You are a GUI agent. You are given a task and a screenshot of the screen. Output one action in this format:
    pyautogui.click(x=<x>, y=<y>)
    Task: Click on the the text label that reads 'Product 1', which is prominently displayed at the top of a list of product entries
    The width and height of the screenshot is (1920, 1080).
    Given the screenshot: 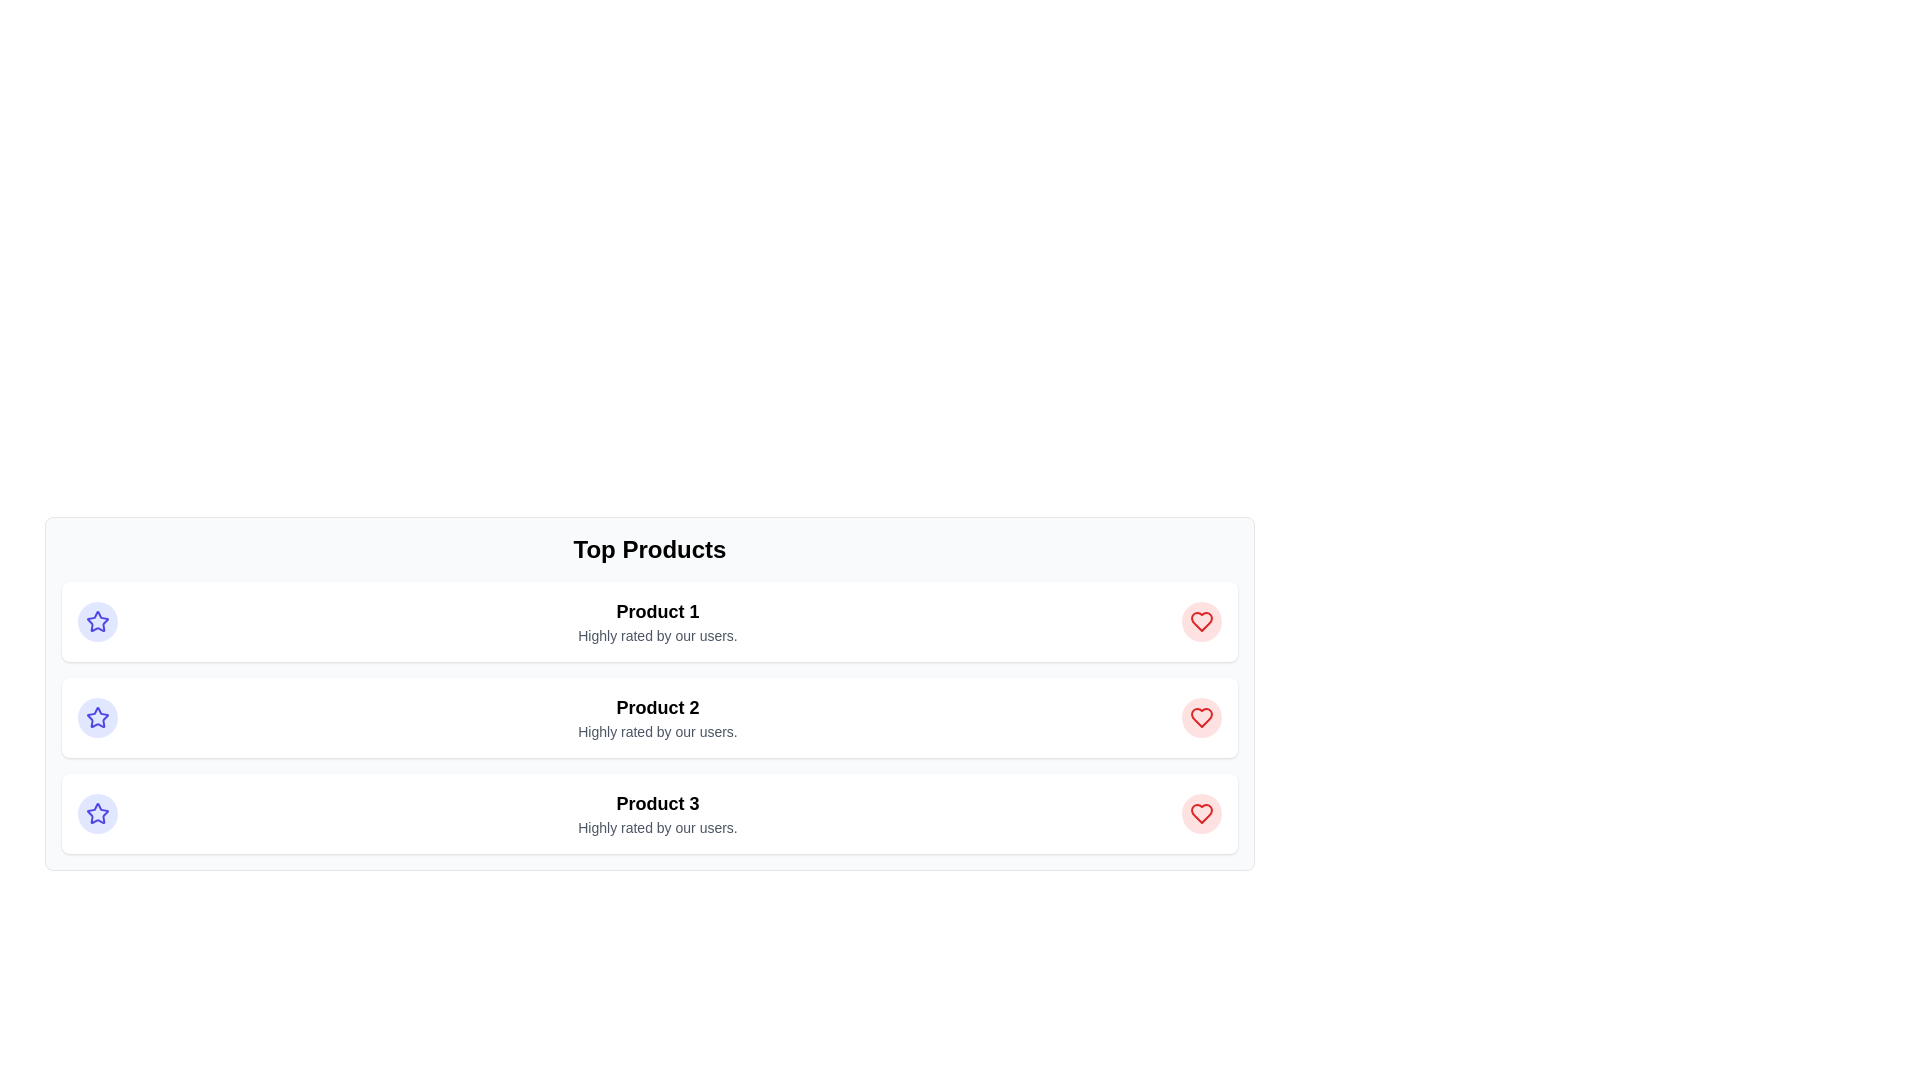 What is the action you would take?
    pyautogui.click(x=657, y=611)
    